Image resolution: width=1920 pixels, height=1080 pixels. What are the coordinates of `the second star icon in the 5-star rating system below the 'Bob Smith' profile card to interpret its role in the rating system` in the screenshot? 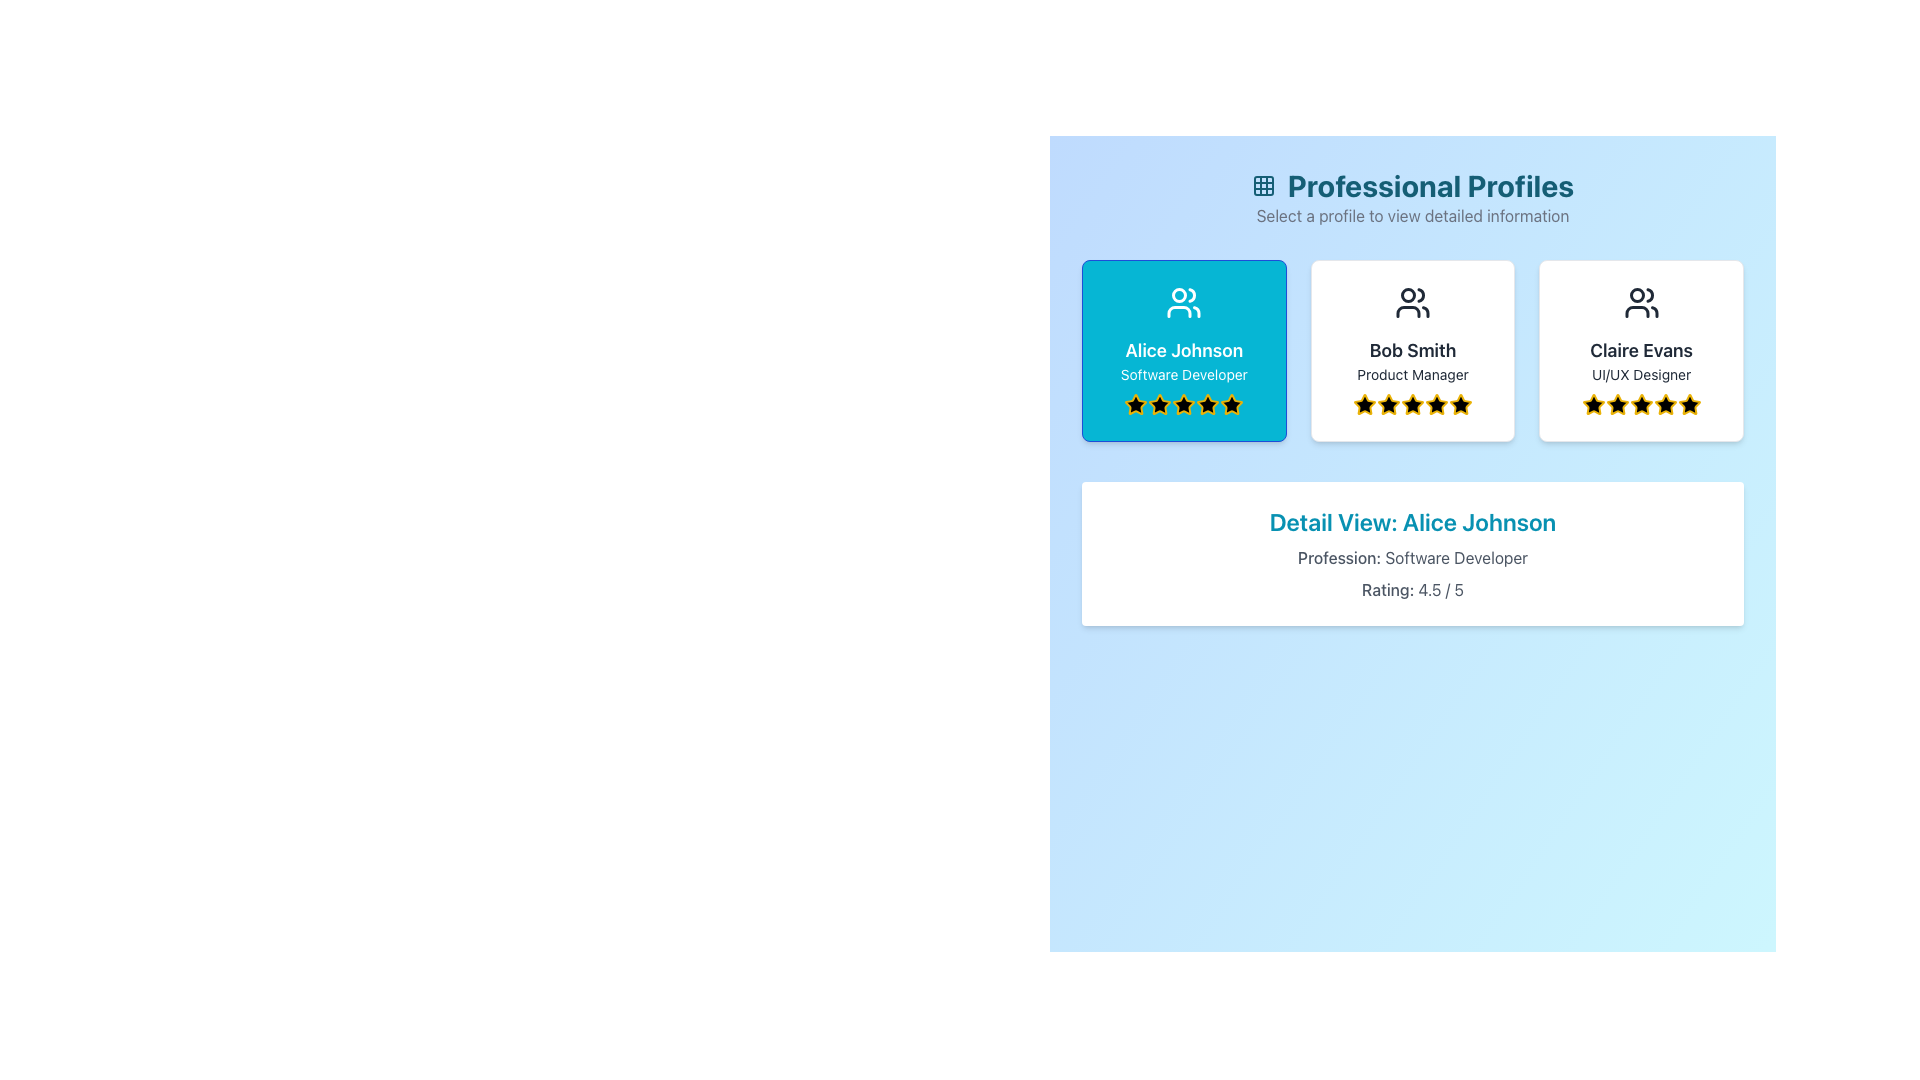 It's located at (1363, 405).